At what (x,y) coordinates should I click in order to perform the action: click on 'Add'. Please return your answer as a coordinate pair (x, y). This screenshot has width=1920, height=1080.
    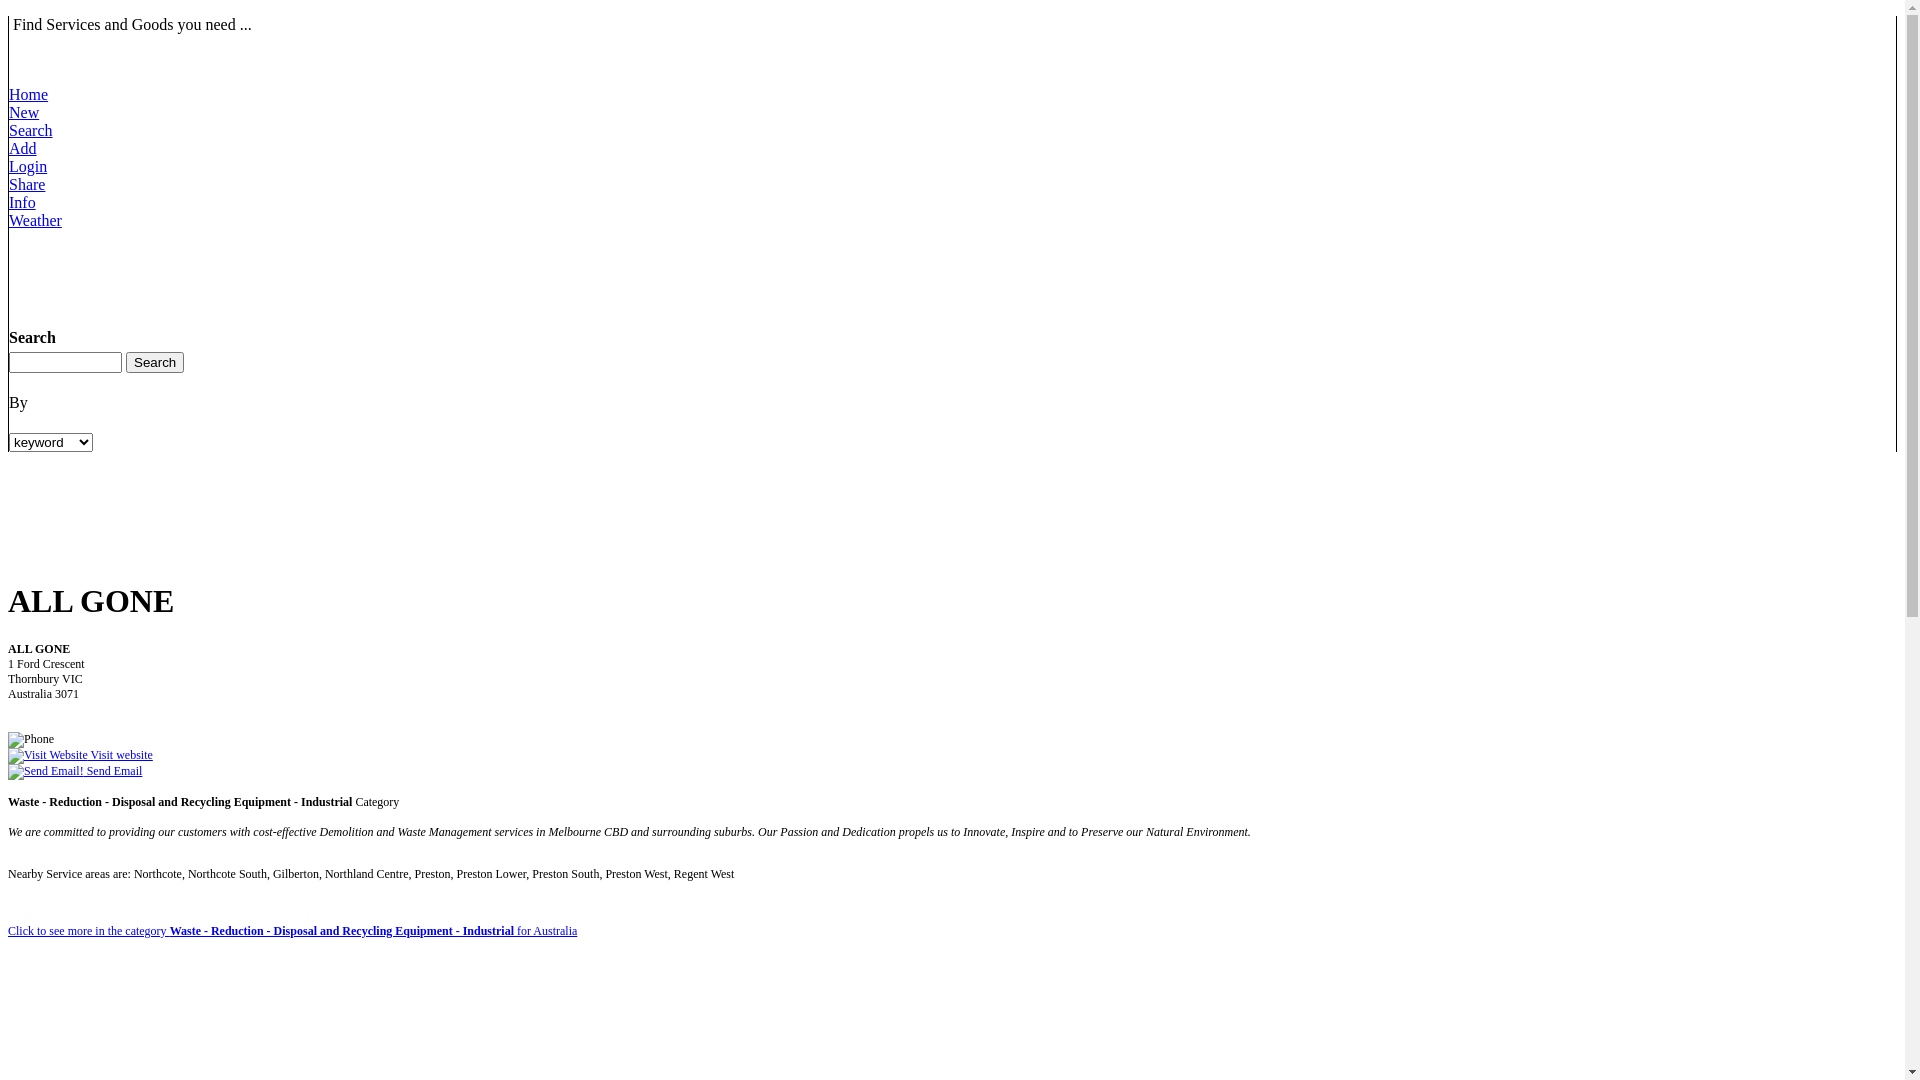
    Looking at the image, I should click on (9, 156).